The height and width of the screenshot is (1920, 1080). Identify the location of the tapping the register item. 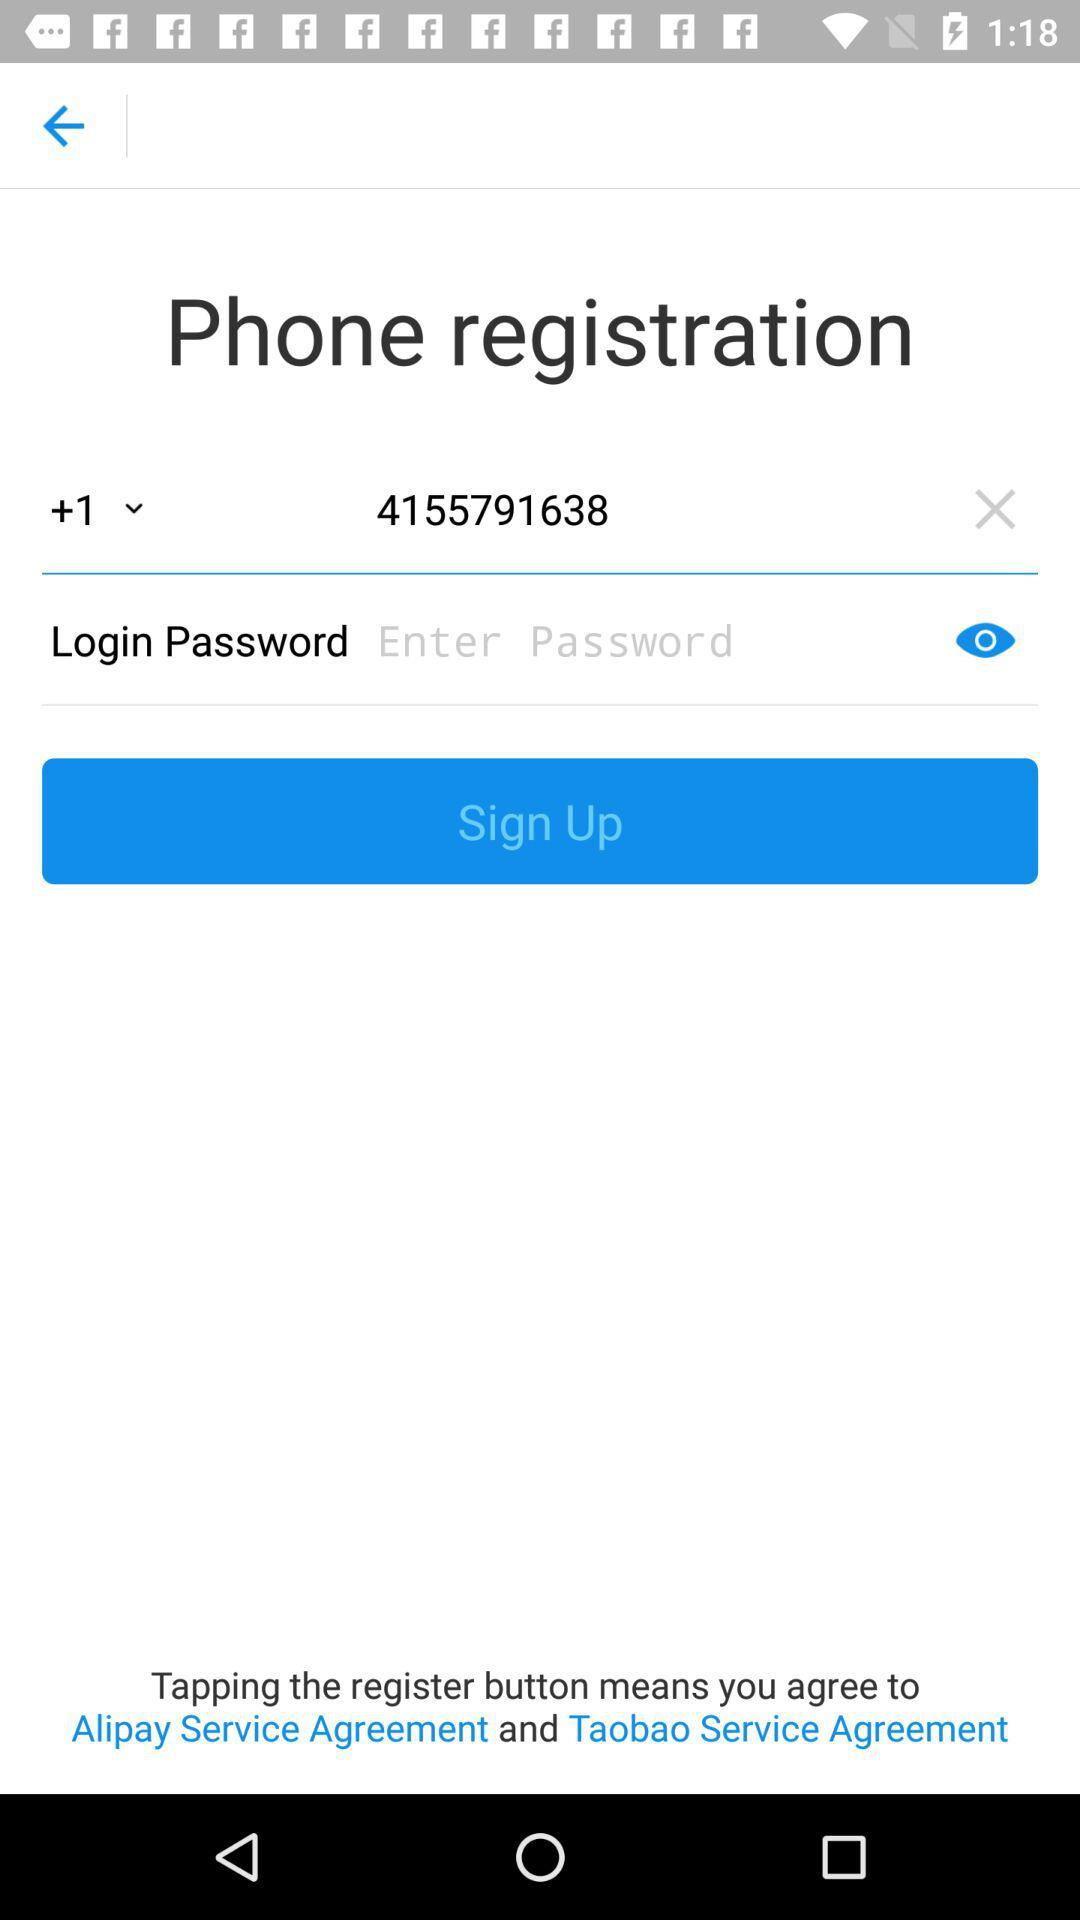
(540, 1351).